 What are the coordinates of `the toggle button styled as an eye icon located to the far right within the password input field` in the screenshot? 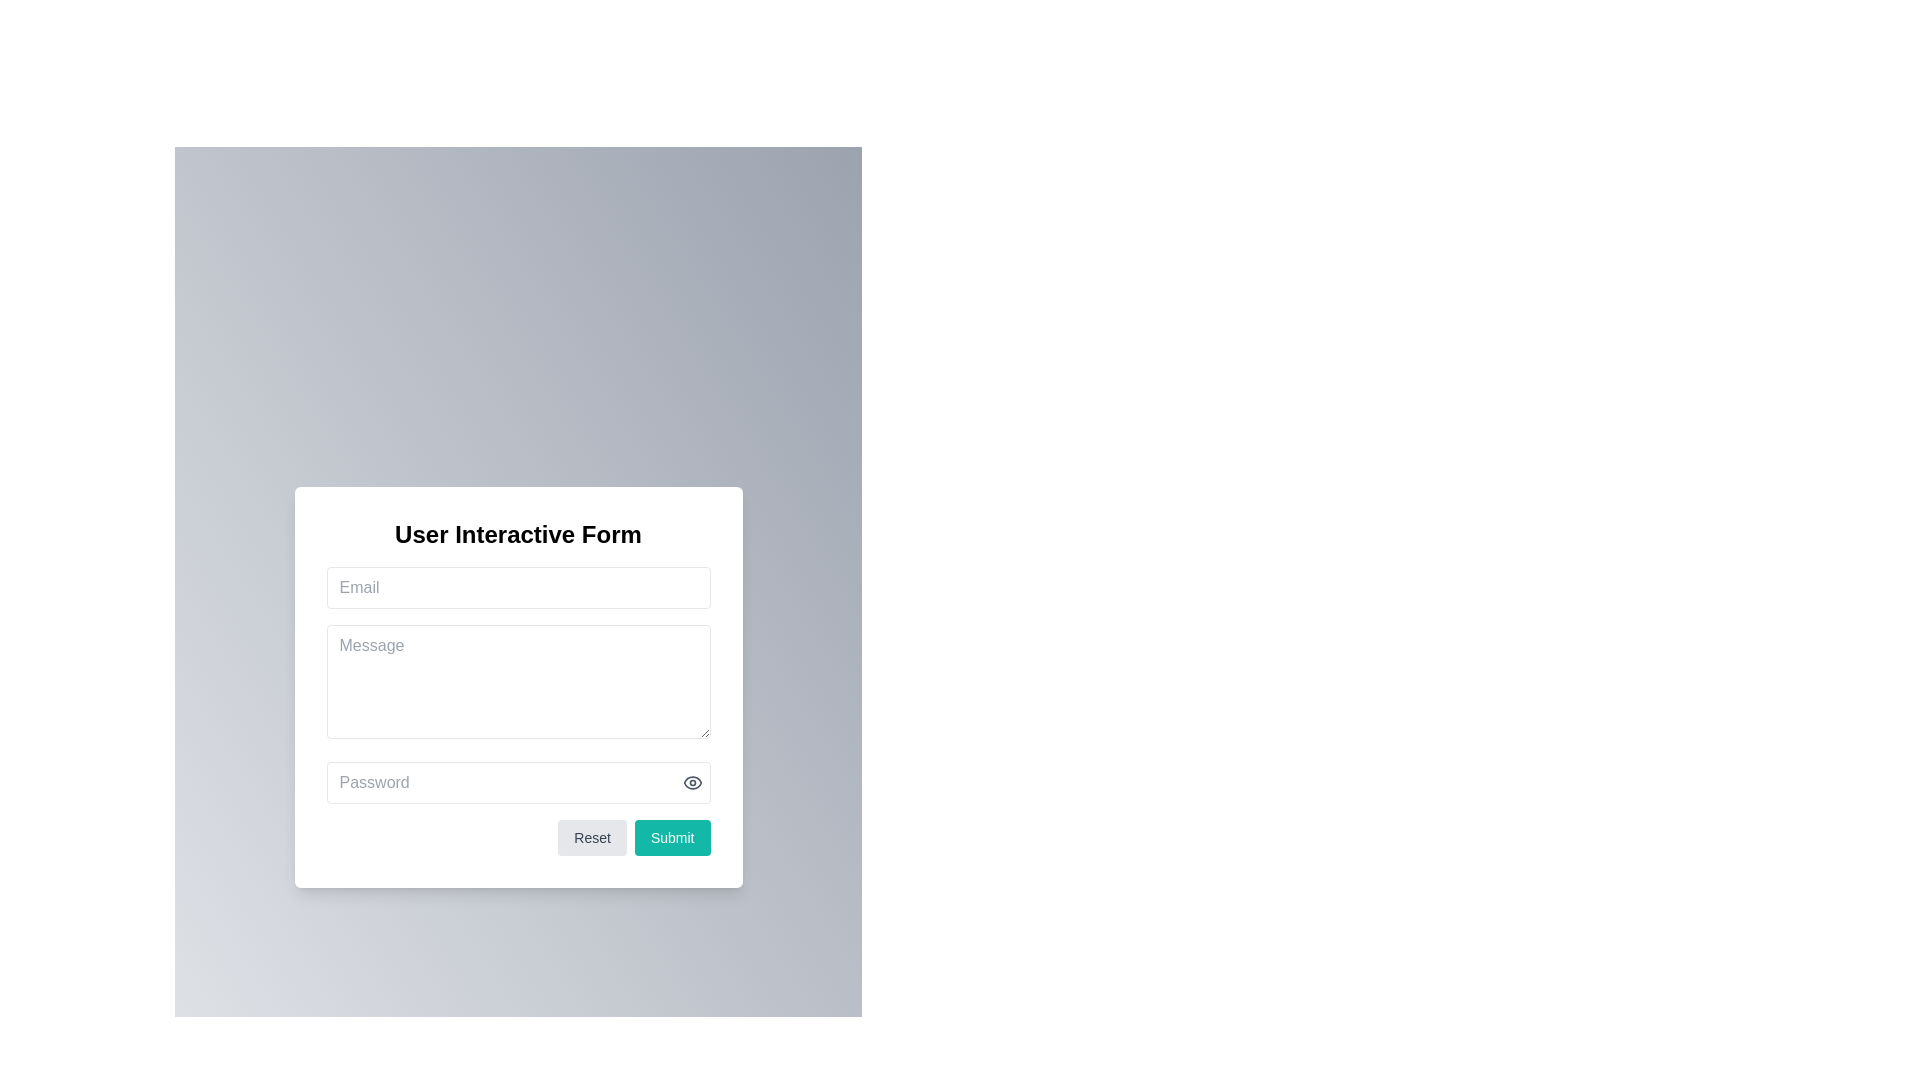 It's located at (692, 781).